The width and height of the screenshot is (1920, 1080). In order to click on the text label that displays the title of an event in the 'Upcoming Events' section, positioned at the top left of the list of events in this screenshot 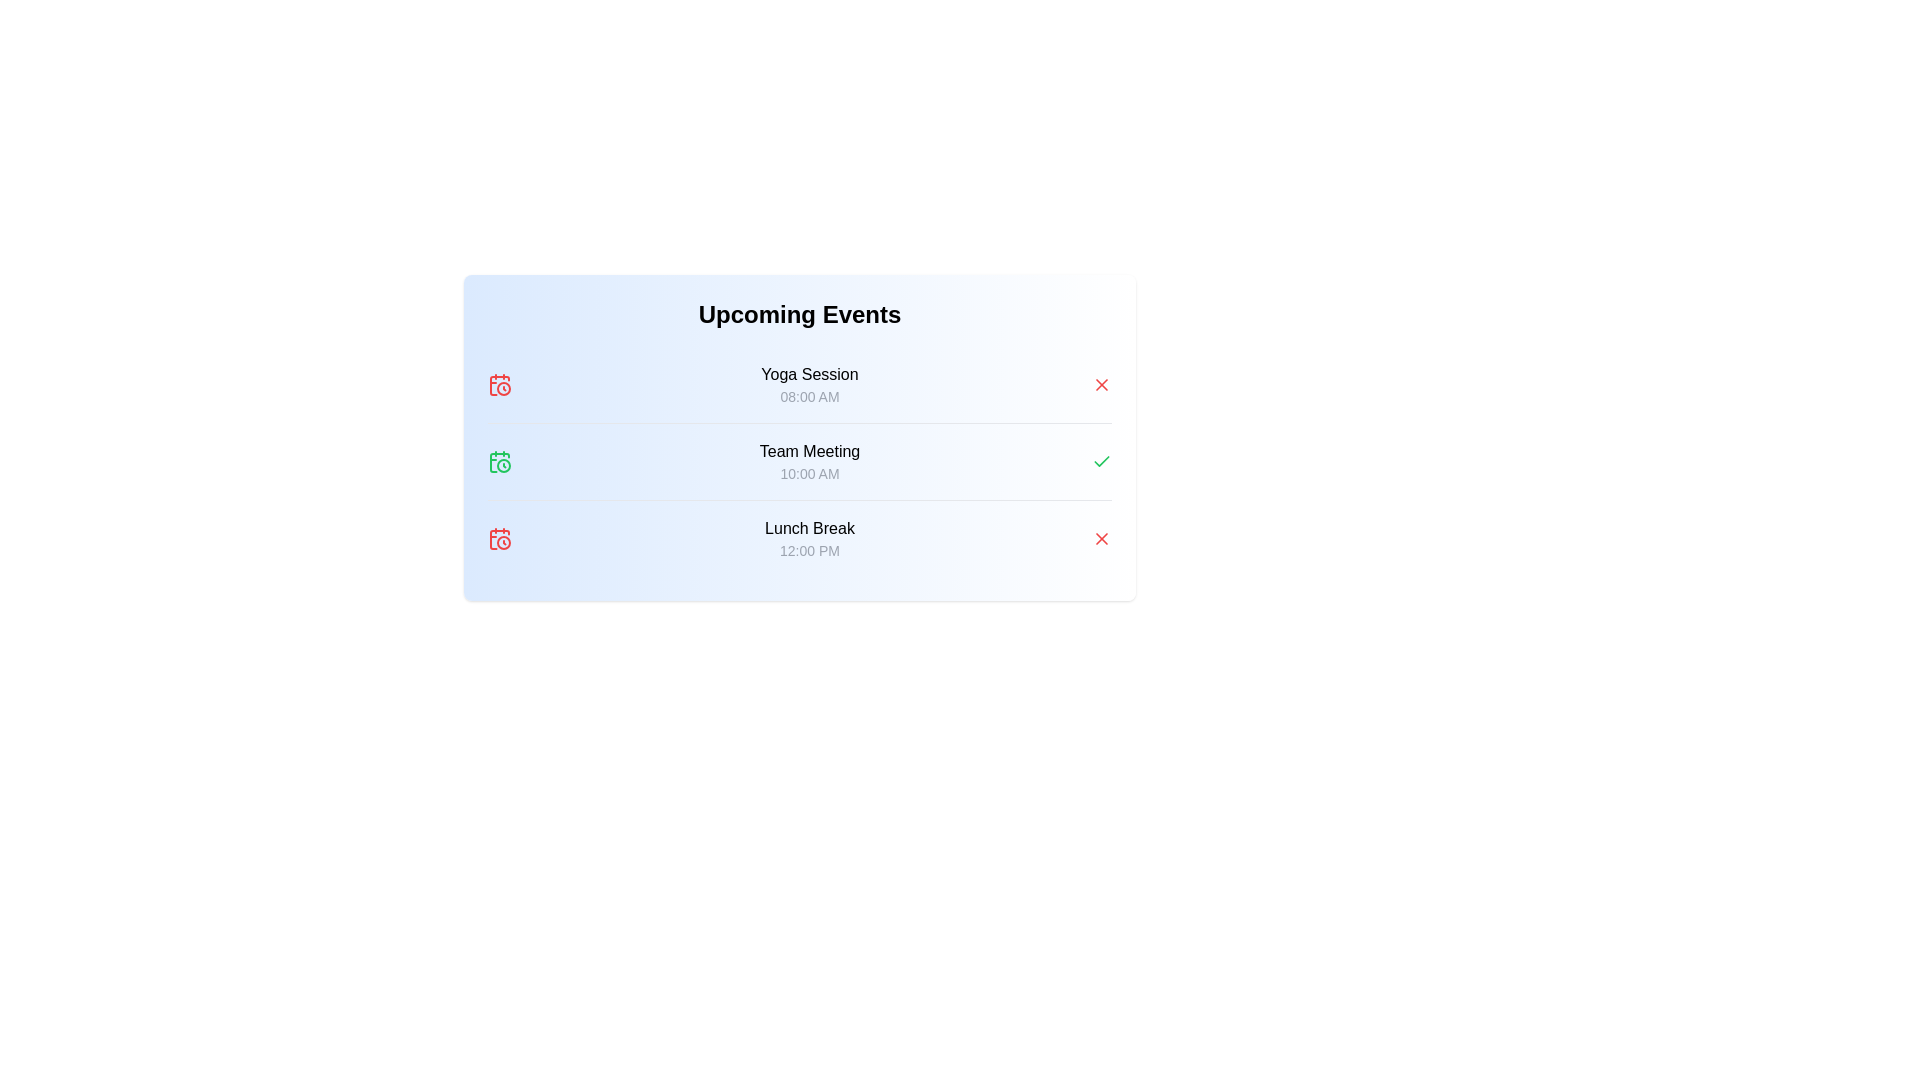, I will do `click(810, 374)`.